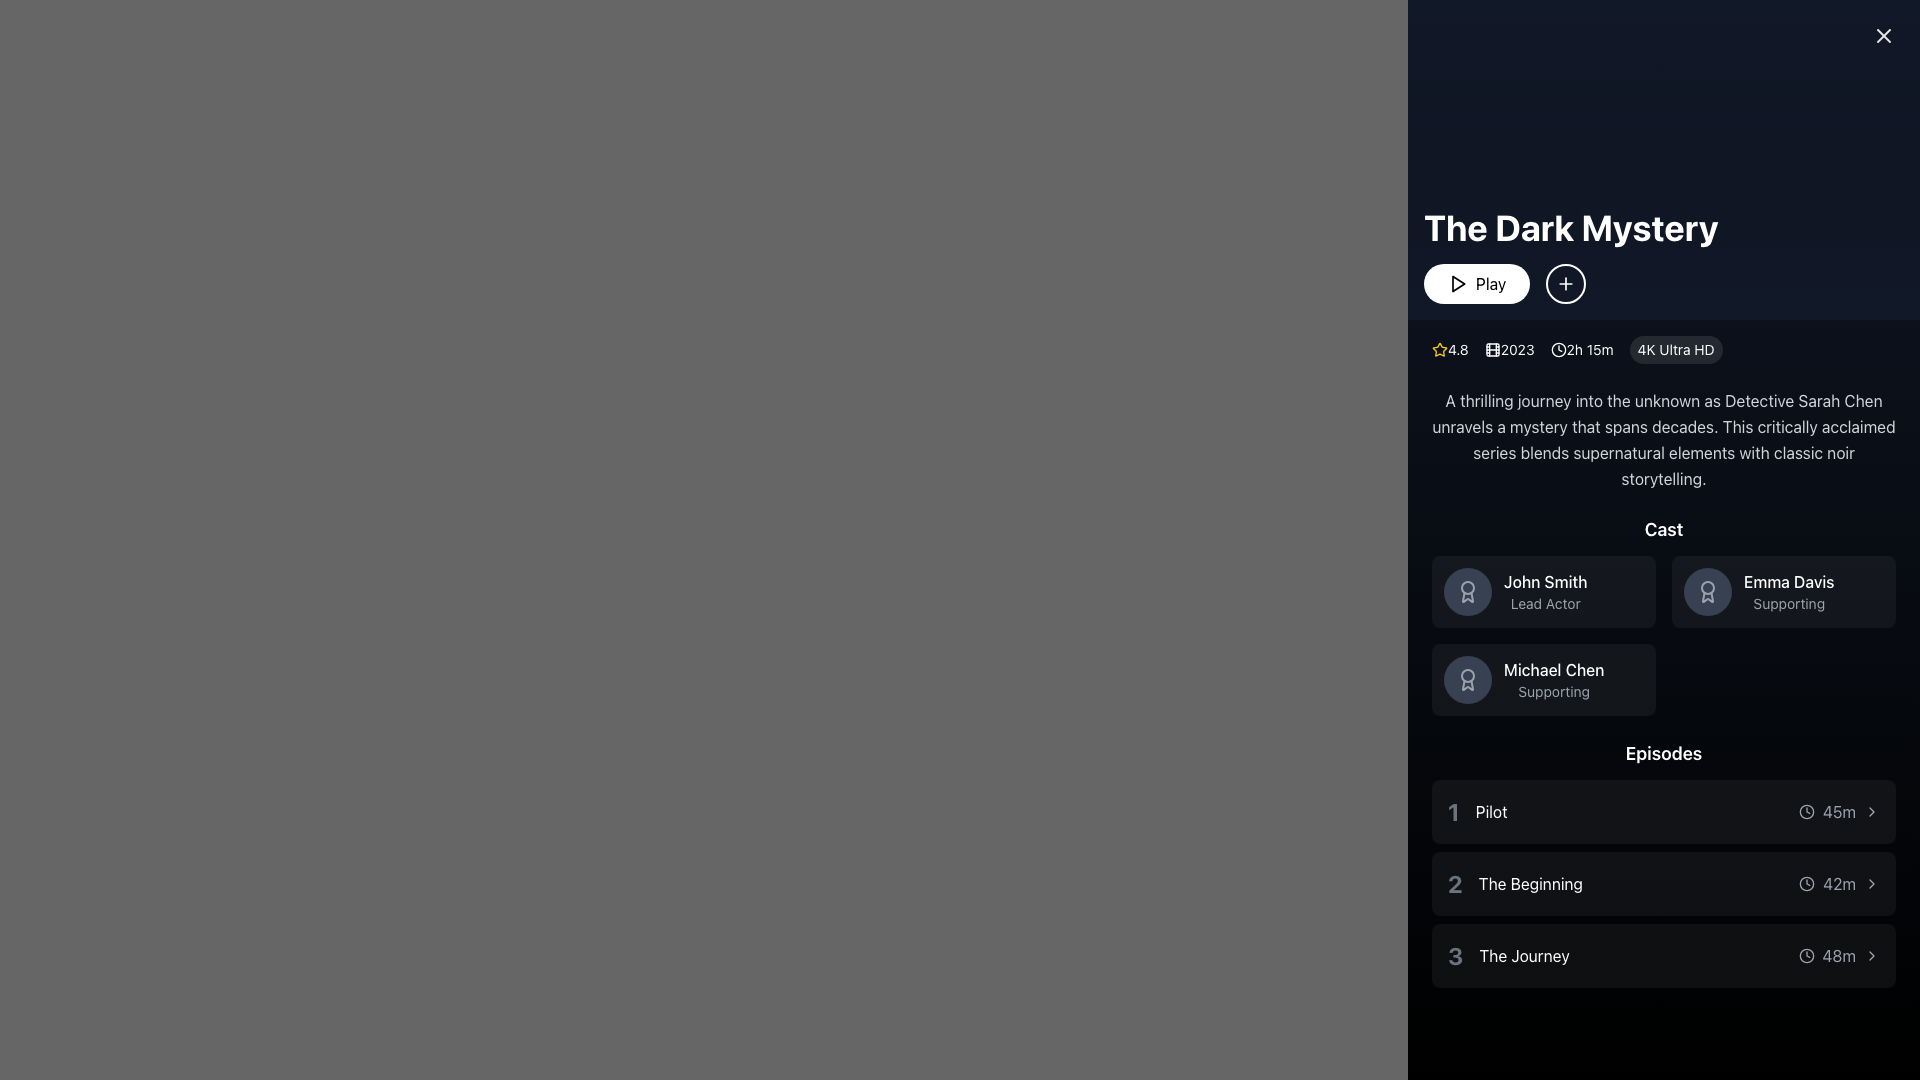  I want to click on the circular button with a plus symbol, which is located directly to the right of the 'Play' button in the top content section, so click(1565, 284).